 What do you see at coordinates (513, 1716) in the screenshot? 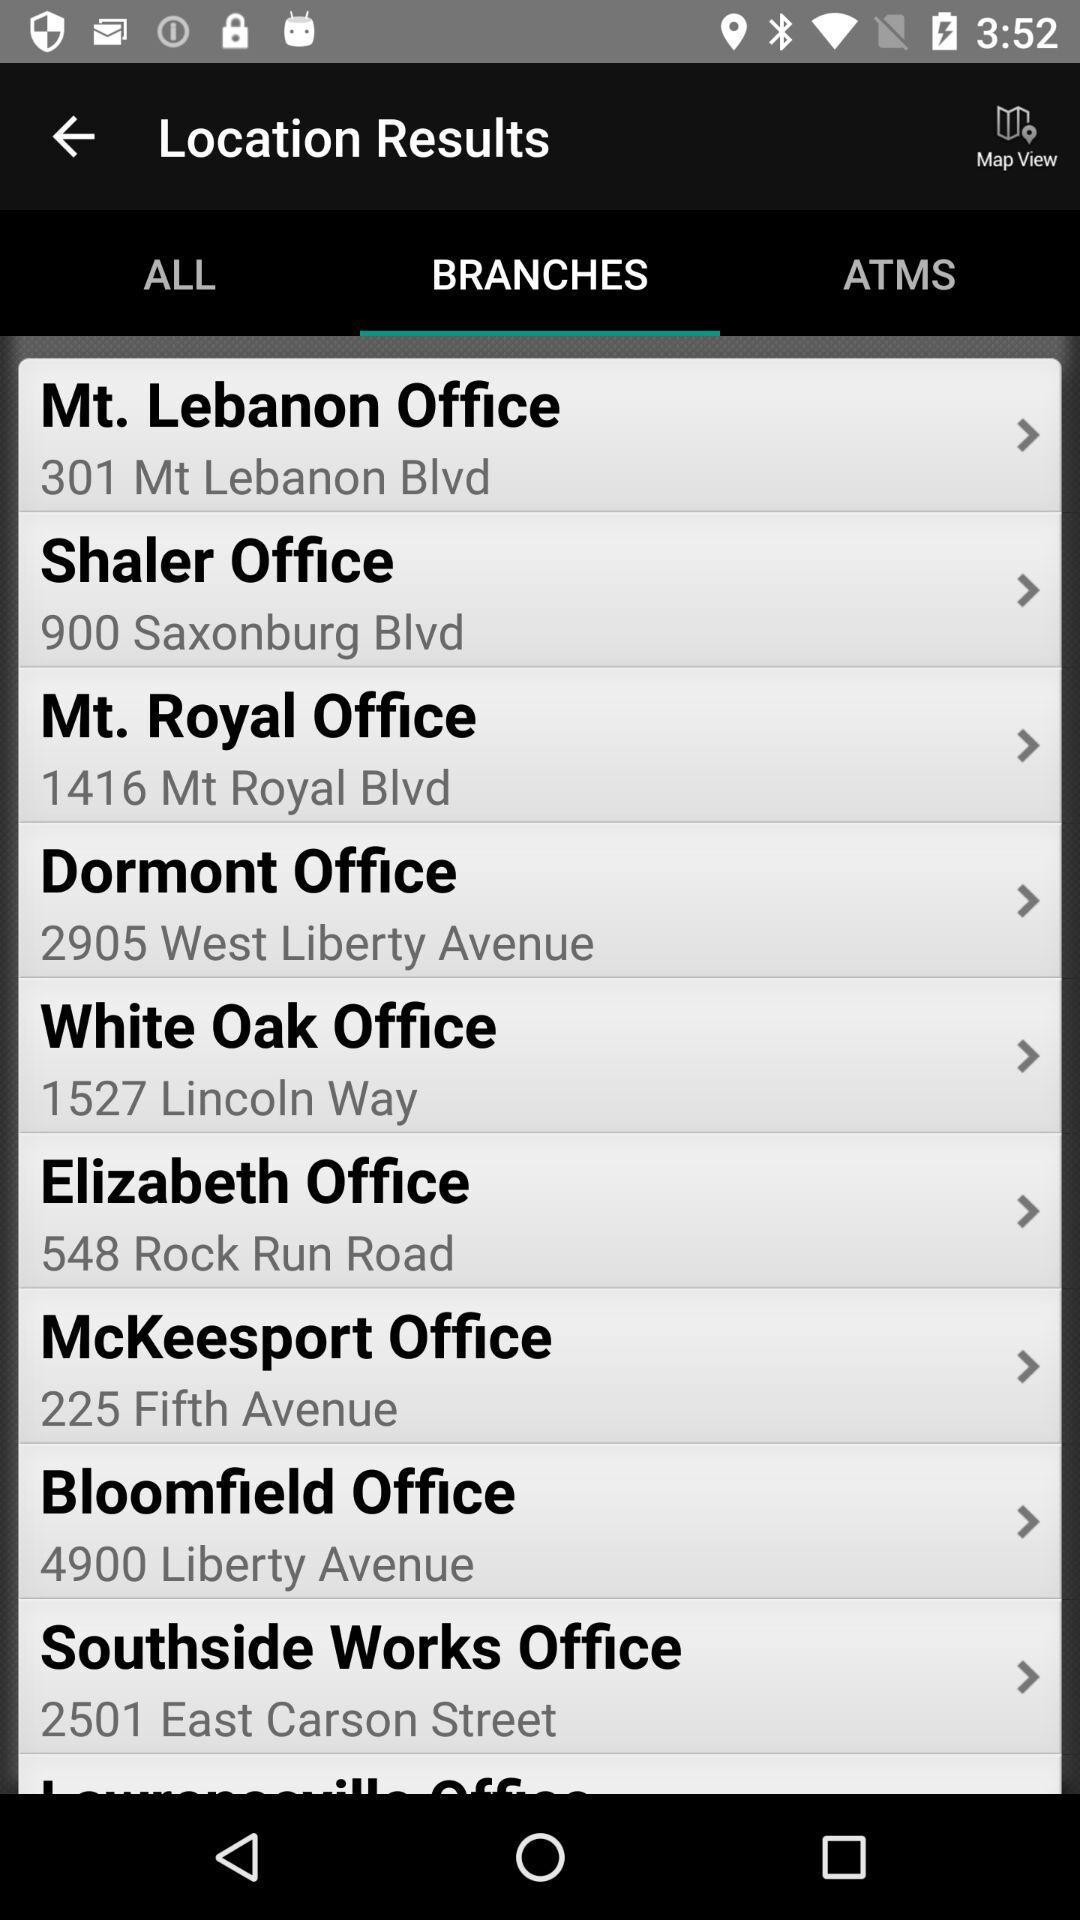
I see `the item below southside works office` at bounding box center [513, 1716].